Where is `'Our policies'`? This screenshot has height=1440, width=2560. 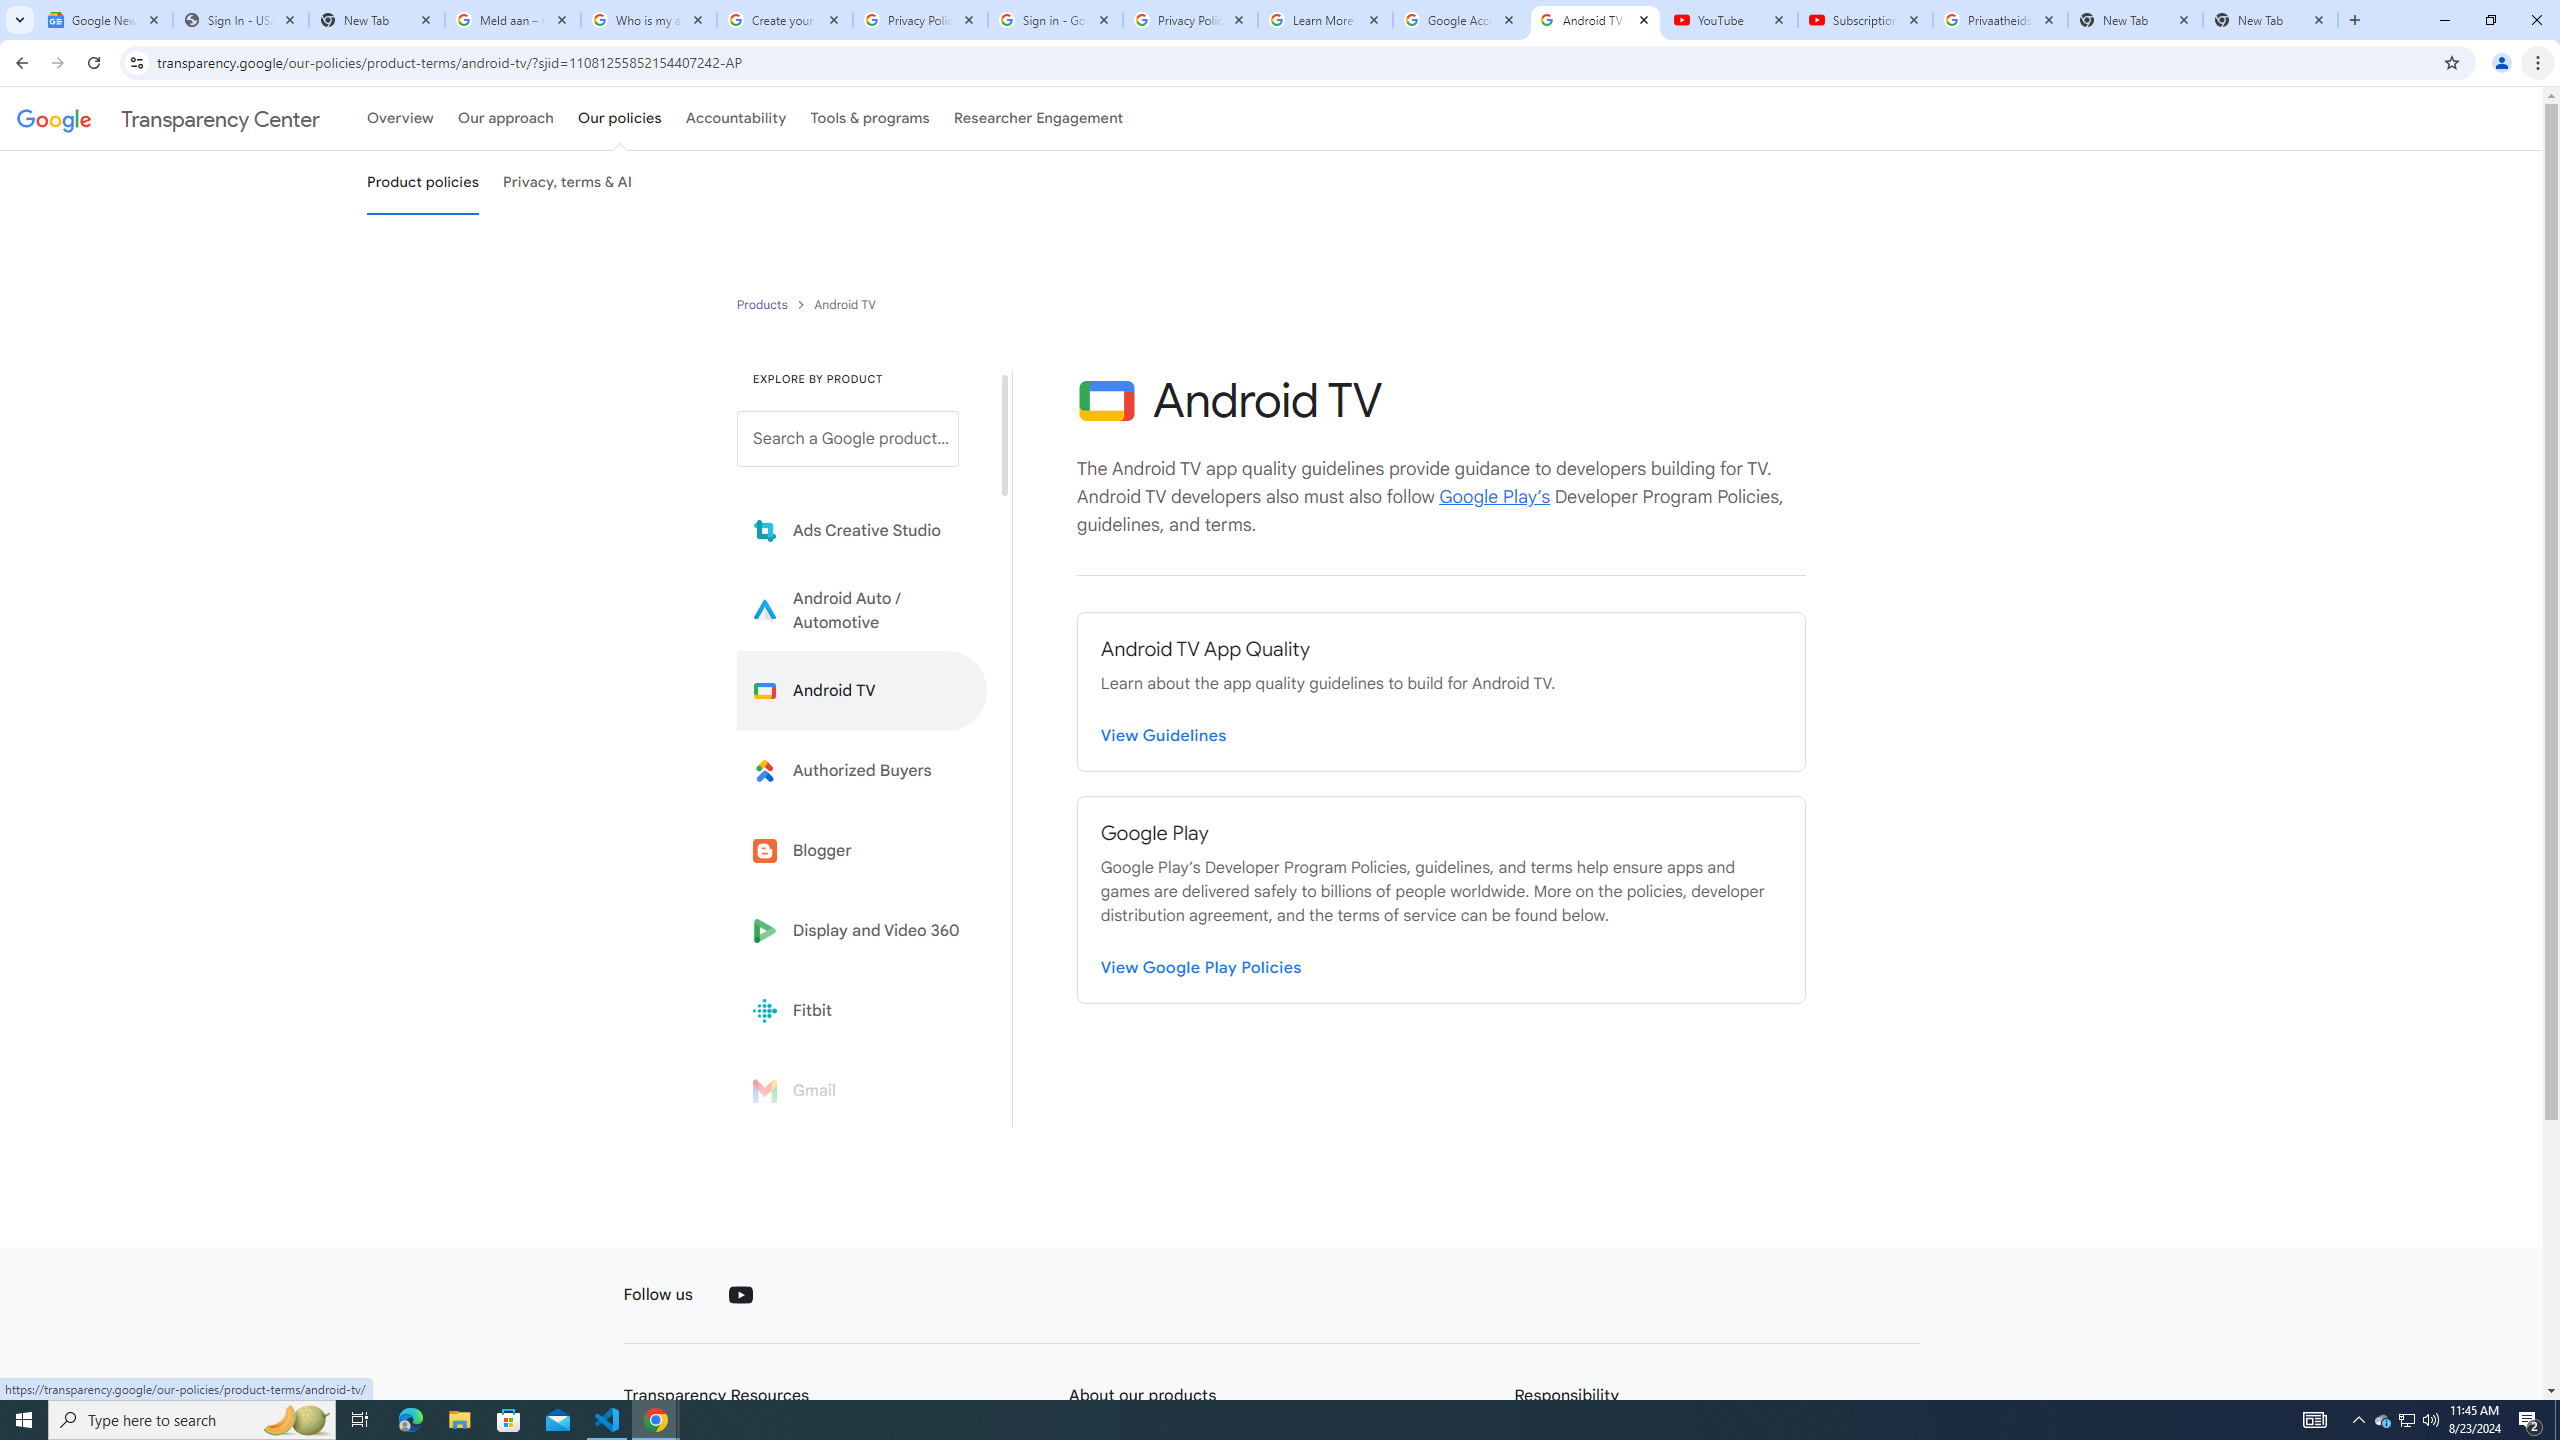 'Our policies' is located at coordinates (619, 118).